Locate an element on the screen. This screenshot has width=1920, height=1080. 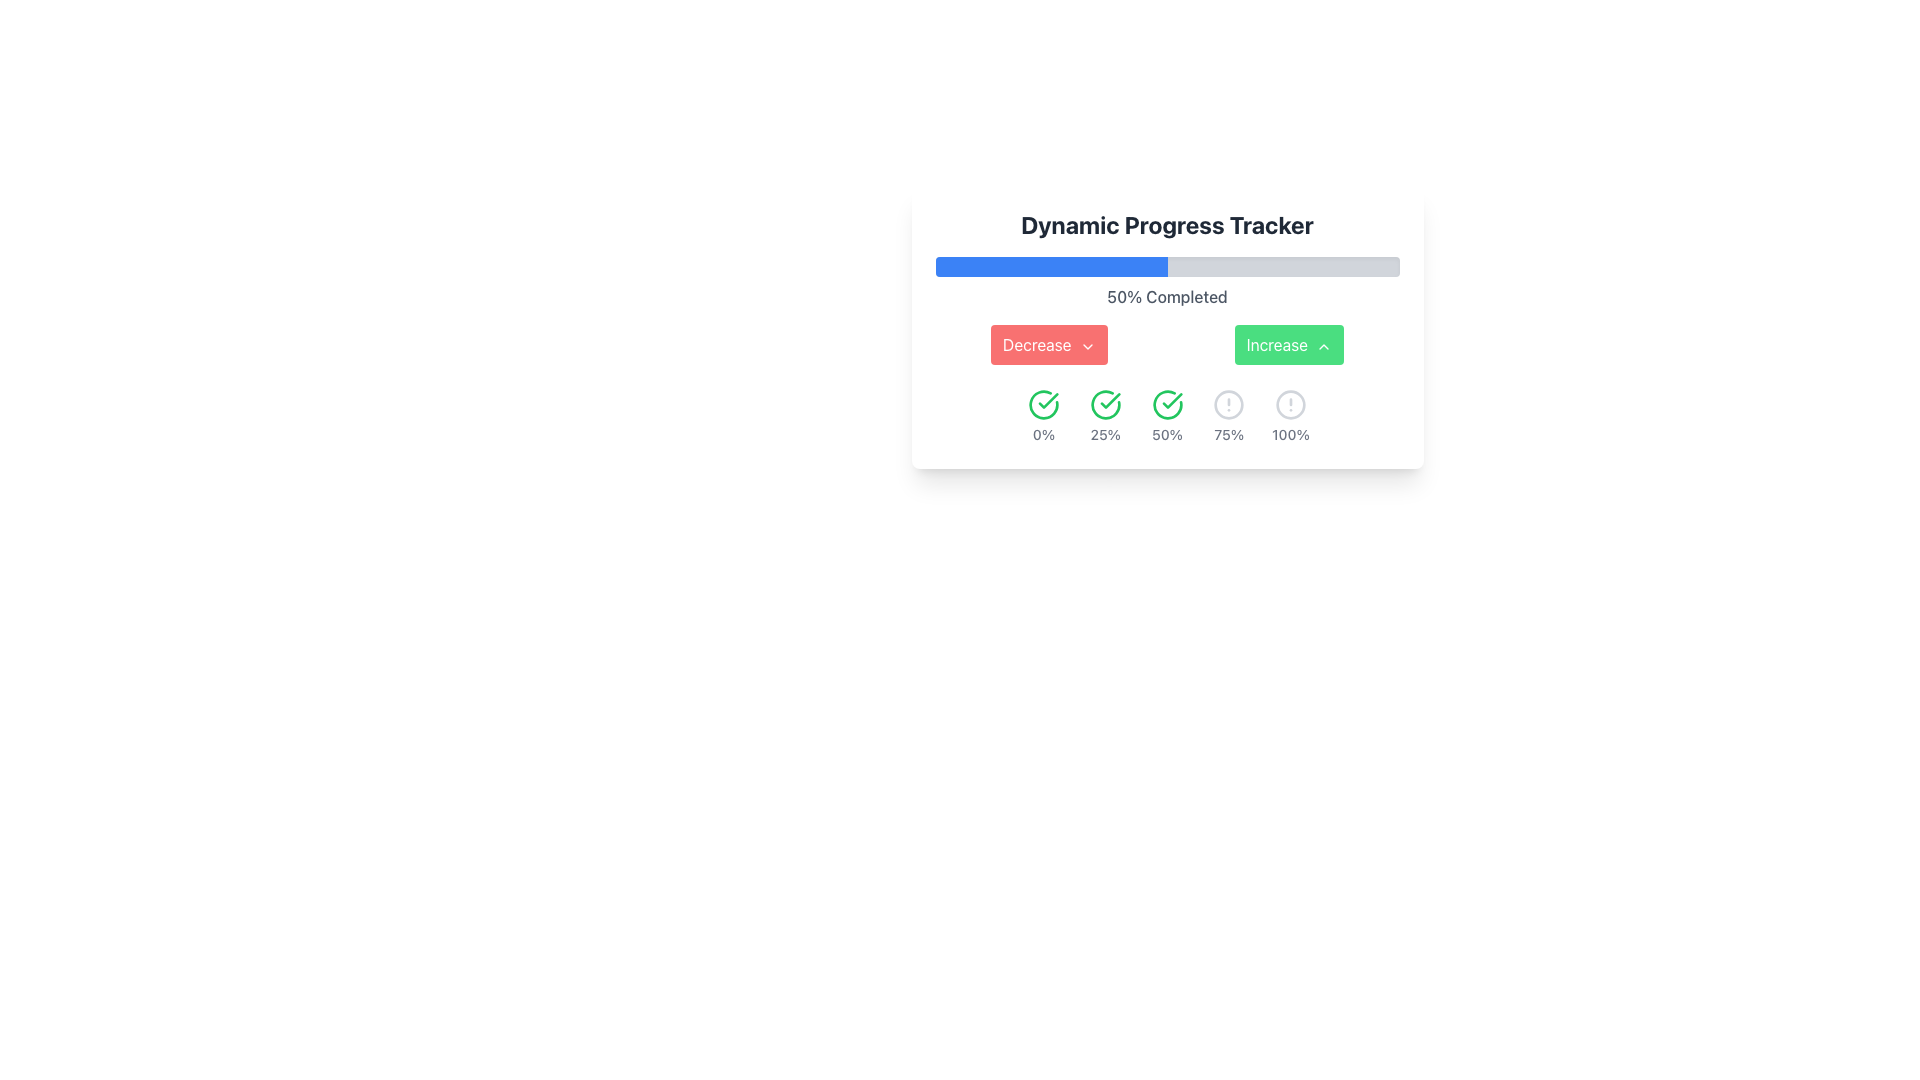
the circular icon that indicates '0%' completion status in the progress tracking interface, located above the '0%' is located at coordinates (1042, 405).